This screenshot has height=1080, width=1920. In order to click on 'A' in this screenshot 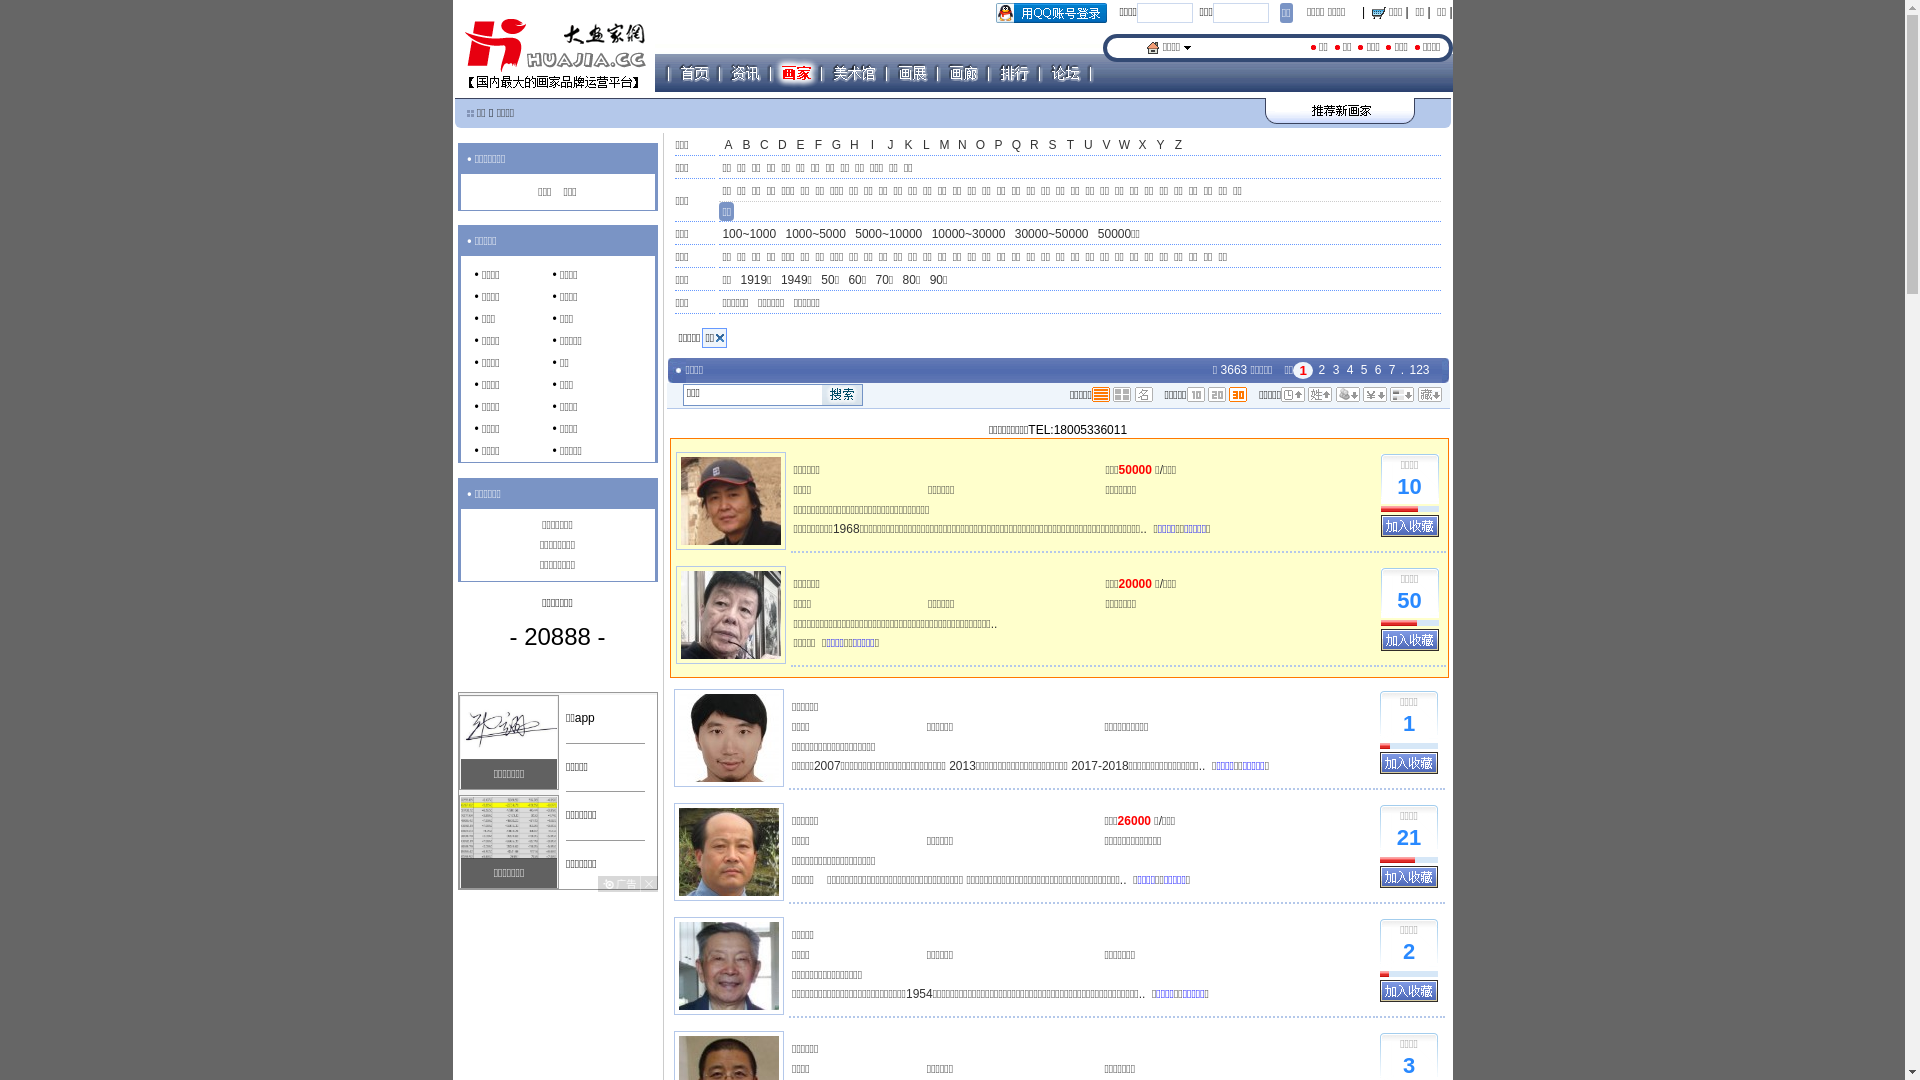, I will do `click(719, 145)`.